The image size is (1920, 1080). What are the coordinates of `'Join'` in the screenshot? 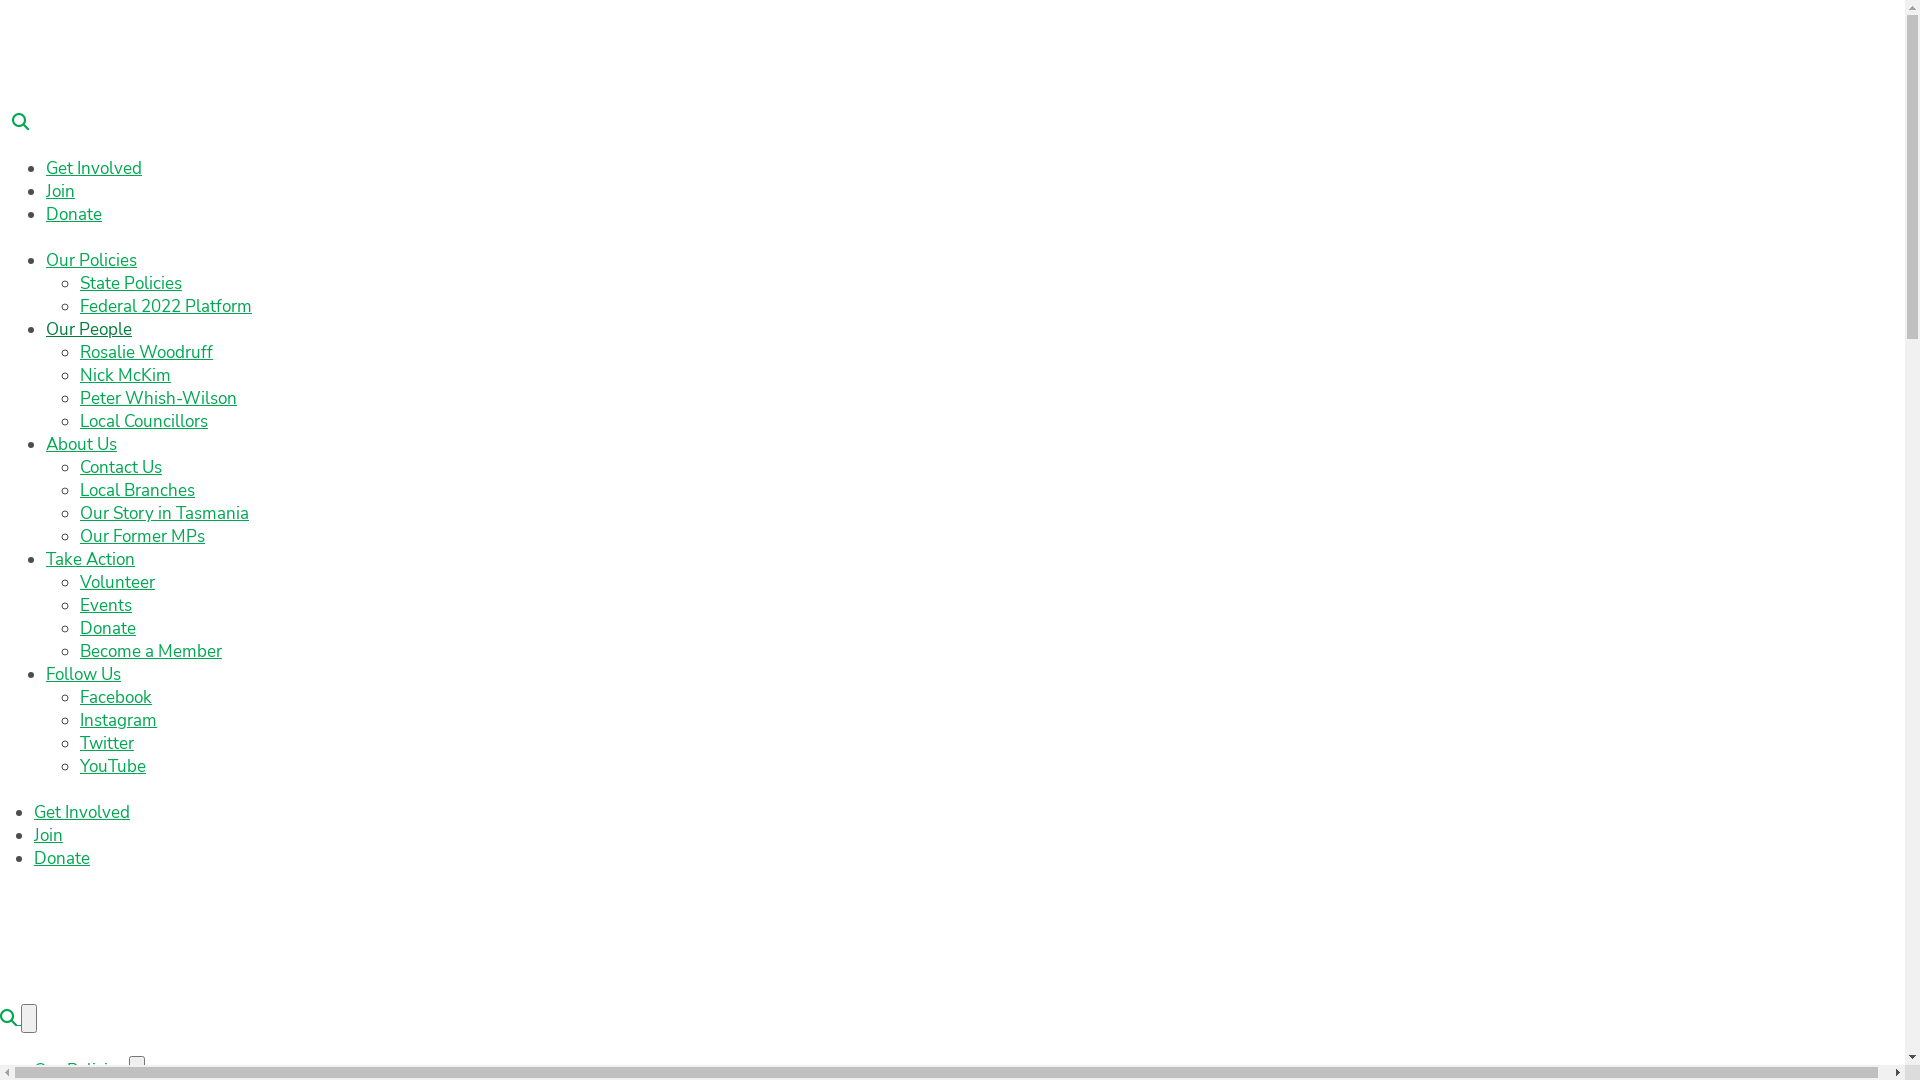 It's located at (60, 191).